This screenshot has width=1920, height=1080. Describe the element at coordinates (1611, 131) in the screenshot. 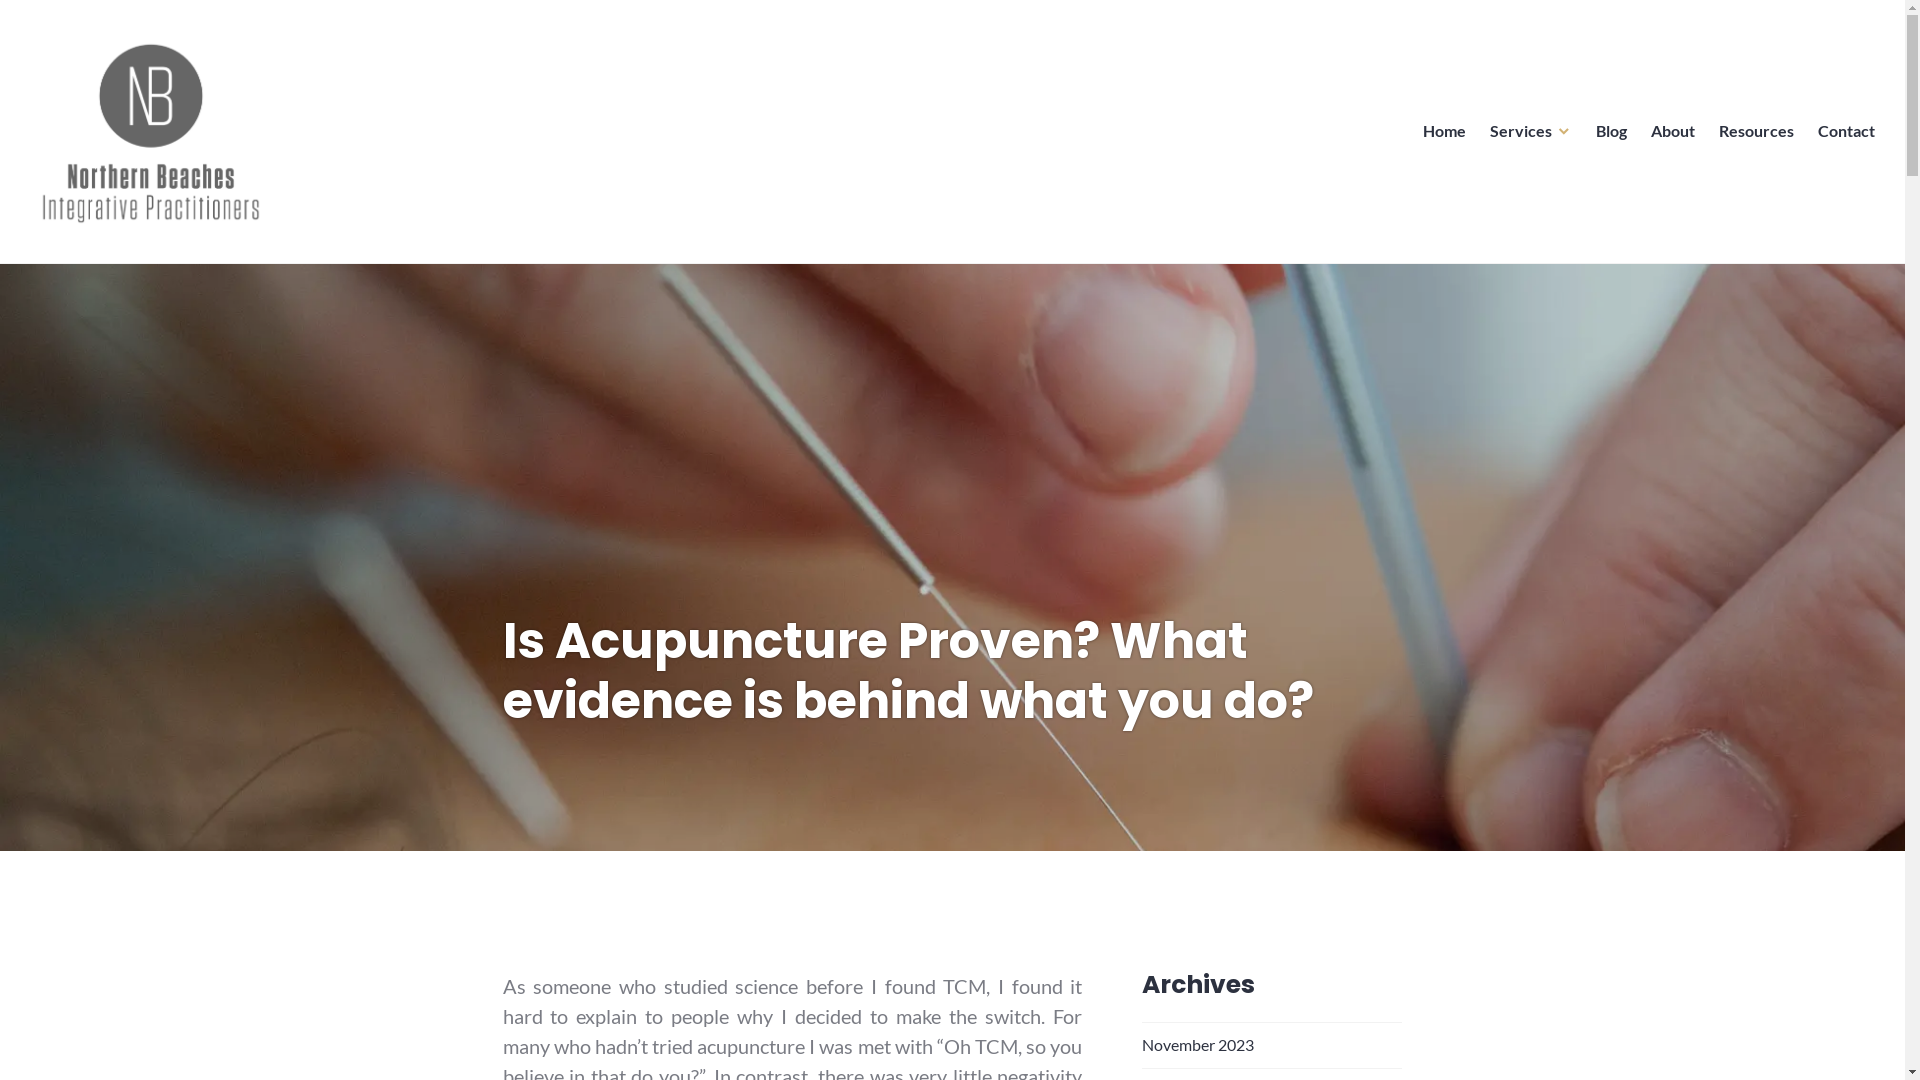

I see `'Blog'` at that location.